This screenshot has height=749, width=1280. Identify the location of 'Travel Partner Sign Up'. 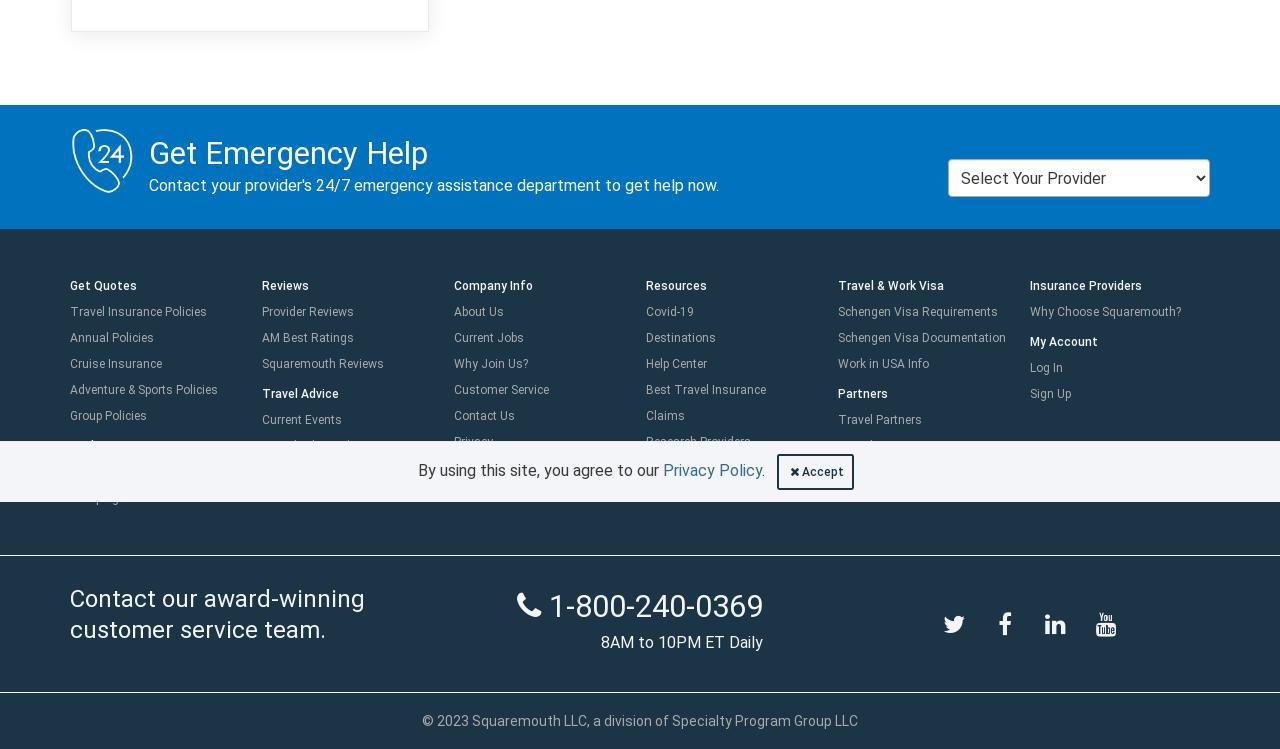
(897, 472).